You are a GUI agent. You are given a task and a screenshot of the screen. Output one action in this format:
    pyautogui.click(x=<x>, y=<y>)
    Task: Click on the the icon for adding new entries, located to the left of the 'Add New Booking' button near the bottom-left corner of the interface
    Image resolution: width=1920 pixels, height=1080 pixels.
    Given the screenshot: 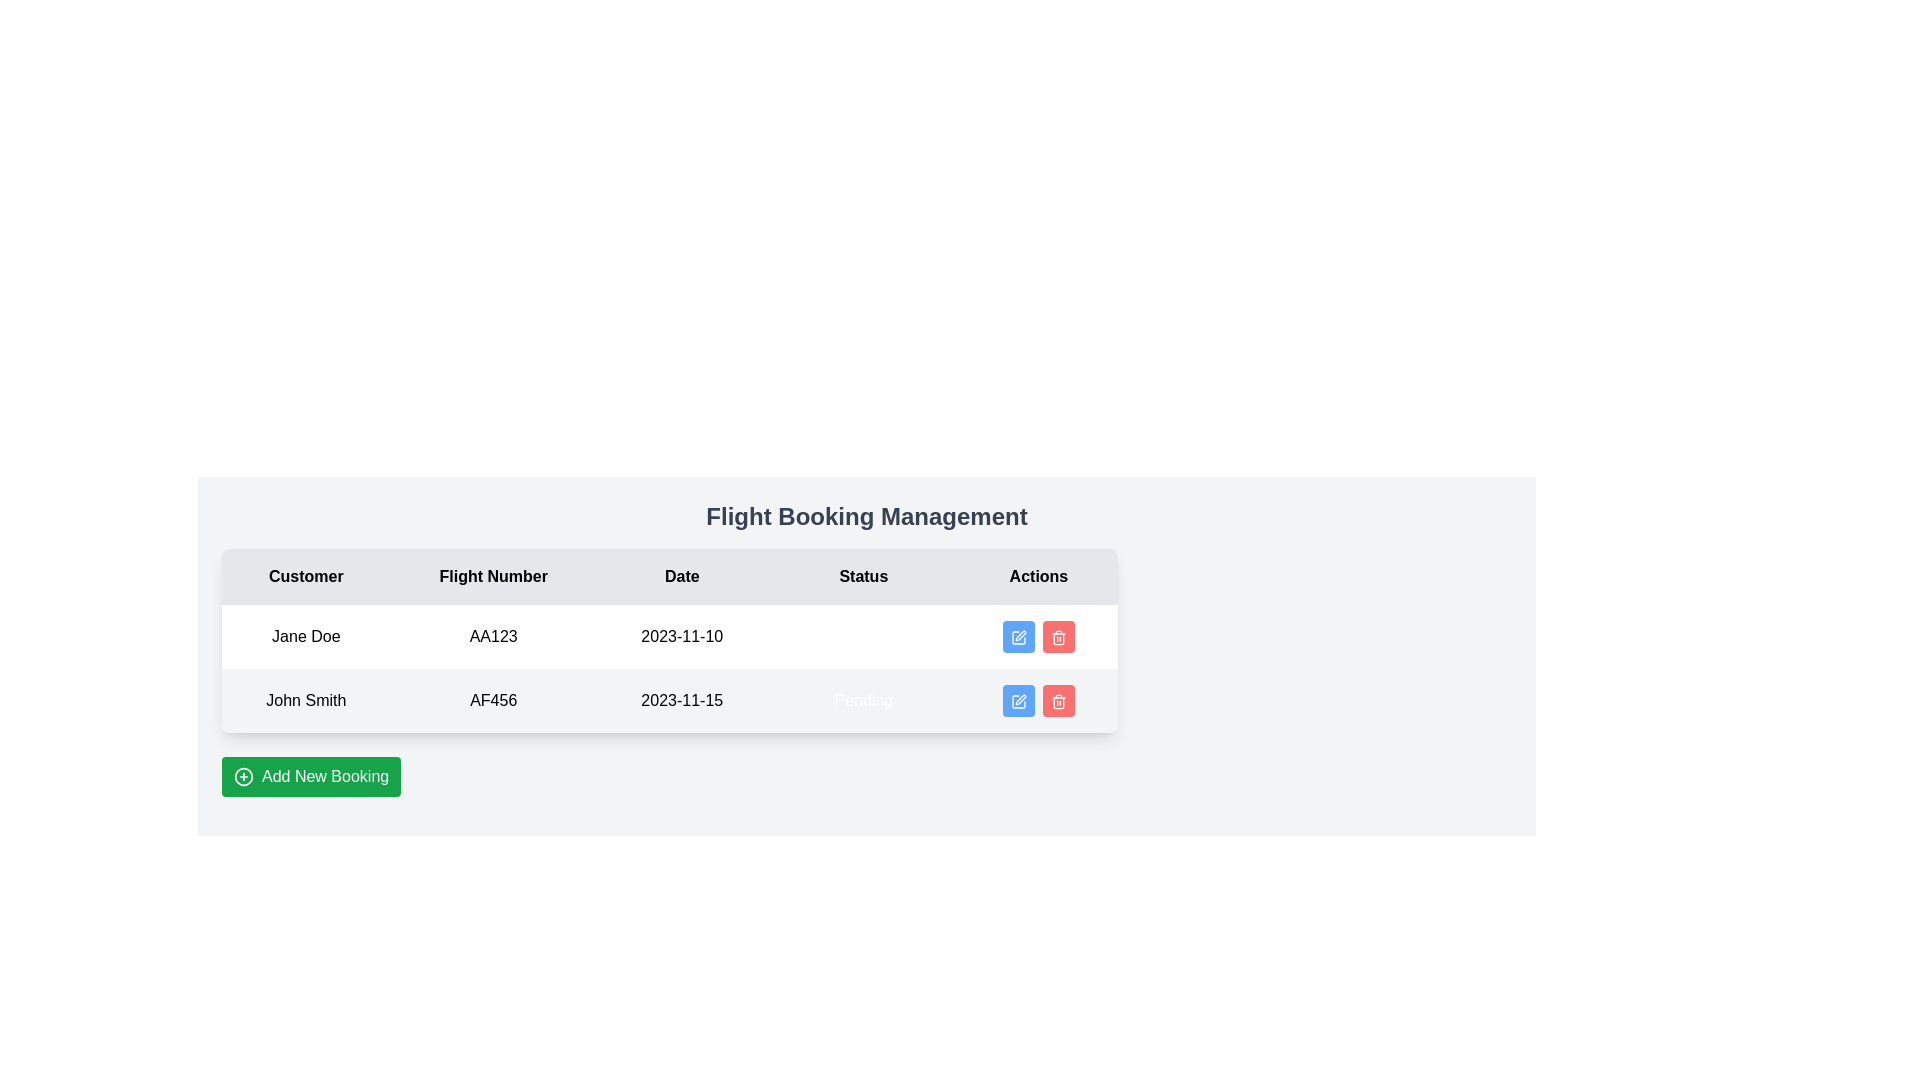 What is the action you would take?
    pyautogui.click(x=243, y=775)
    